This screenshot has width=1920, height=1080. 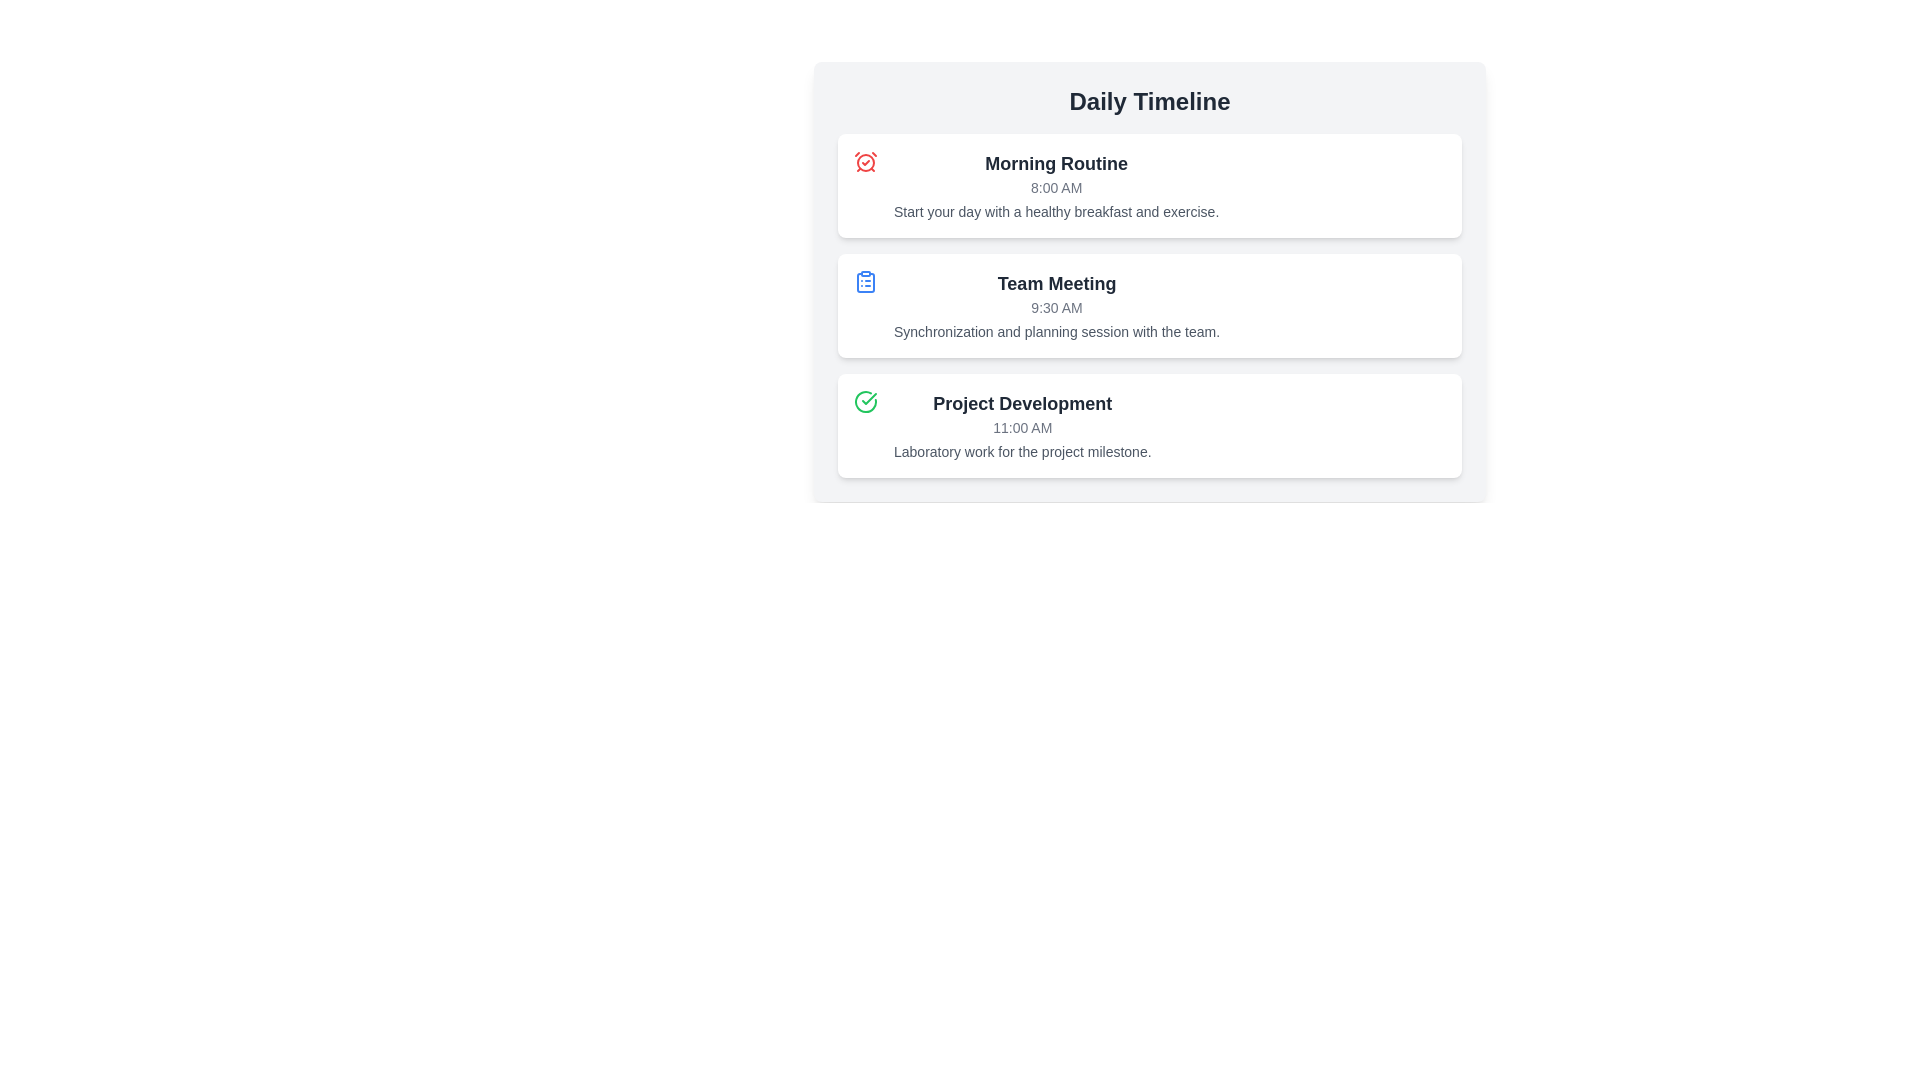 What do you see at coordinates (1022, 427) in the screenshot?
I see `the text label displaying '11:00 AM' in gray, located below the title 'Project Development' on the third card in the vertical stack` at bounding box center [1022, 427].